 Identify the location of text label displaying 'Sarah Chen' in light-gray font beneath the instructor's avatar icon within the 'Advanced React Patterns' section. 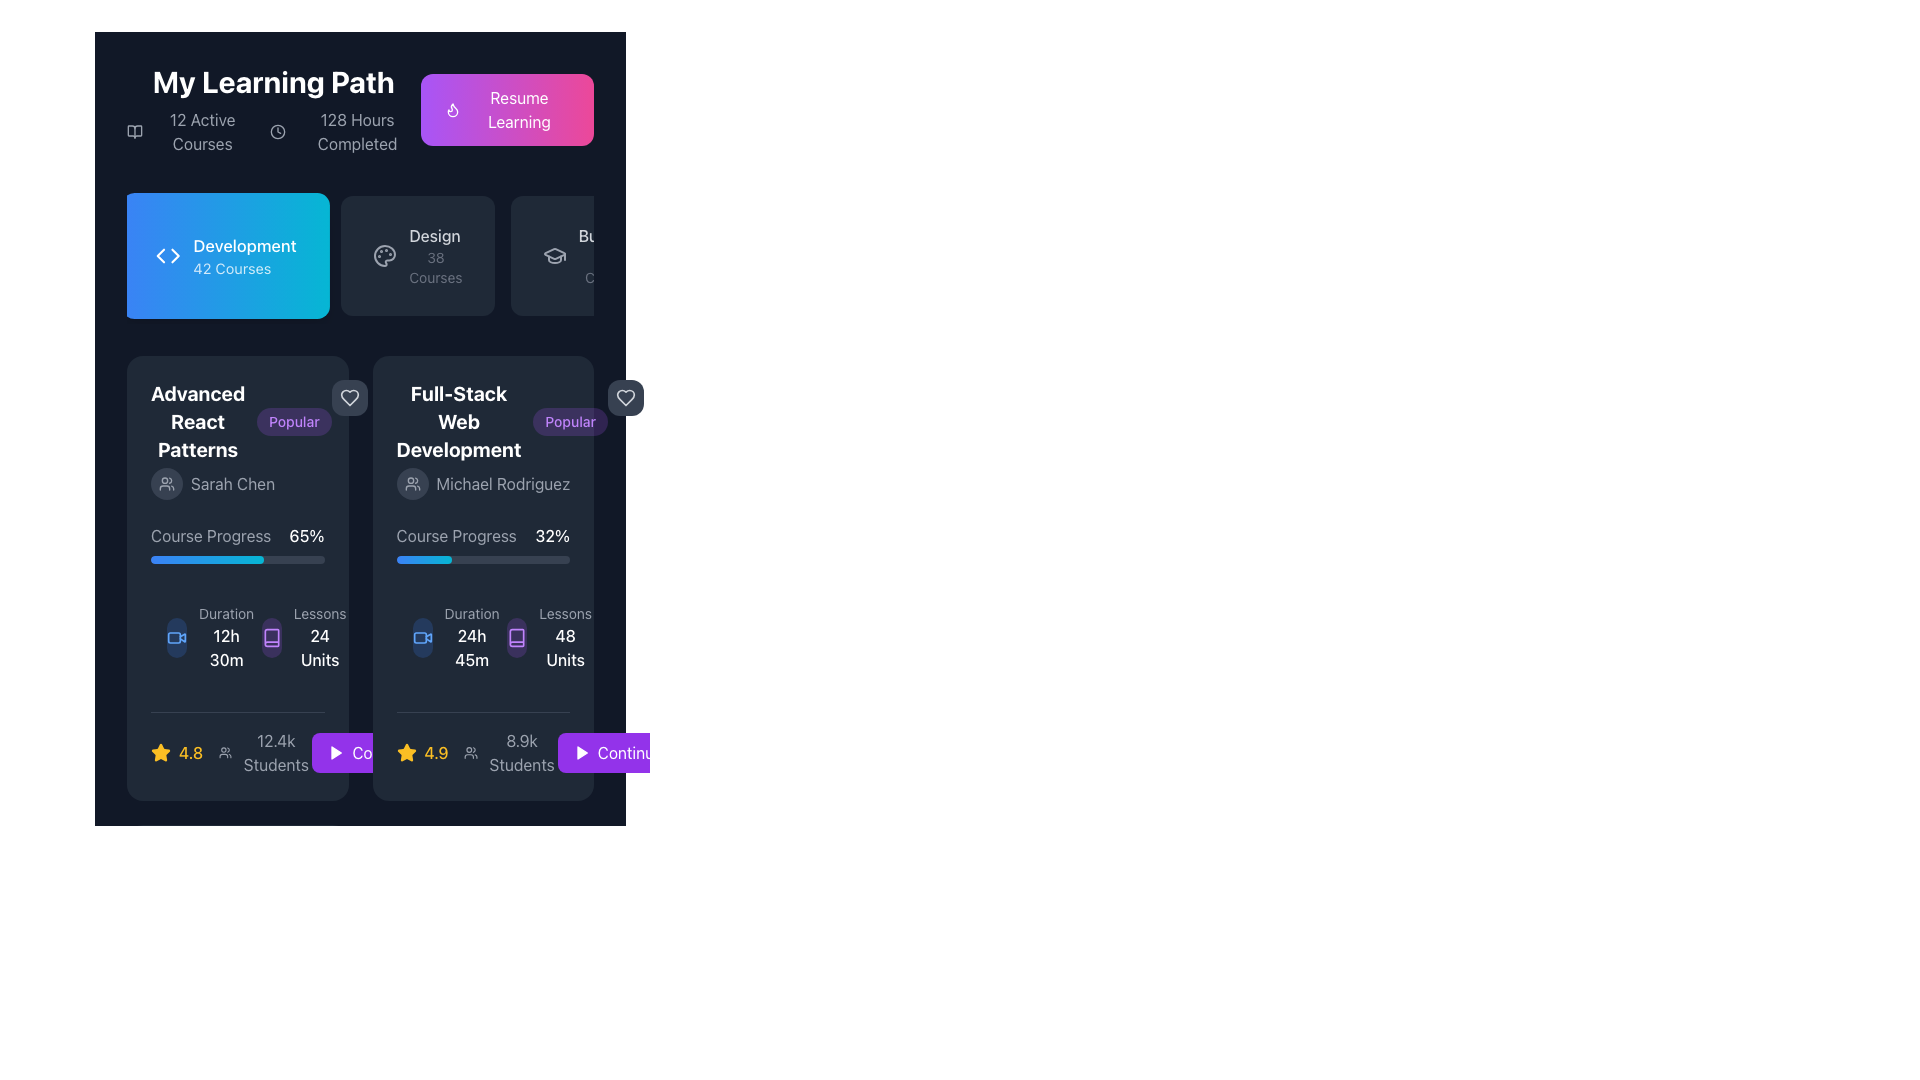
(233, 483).